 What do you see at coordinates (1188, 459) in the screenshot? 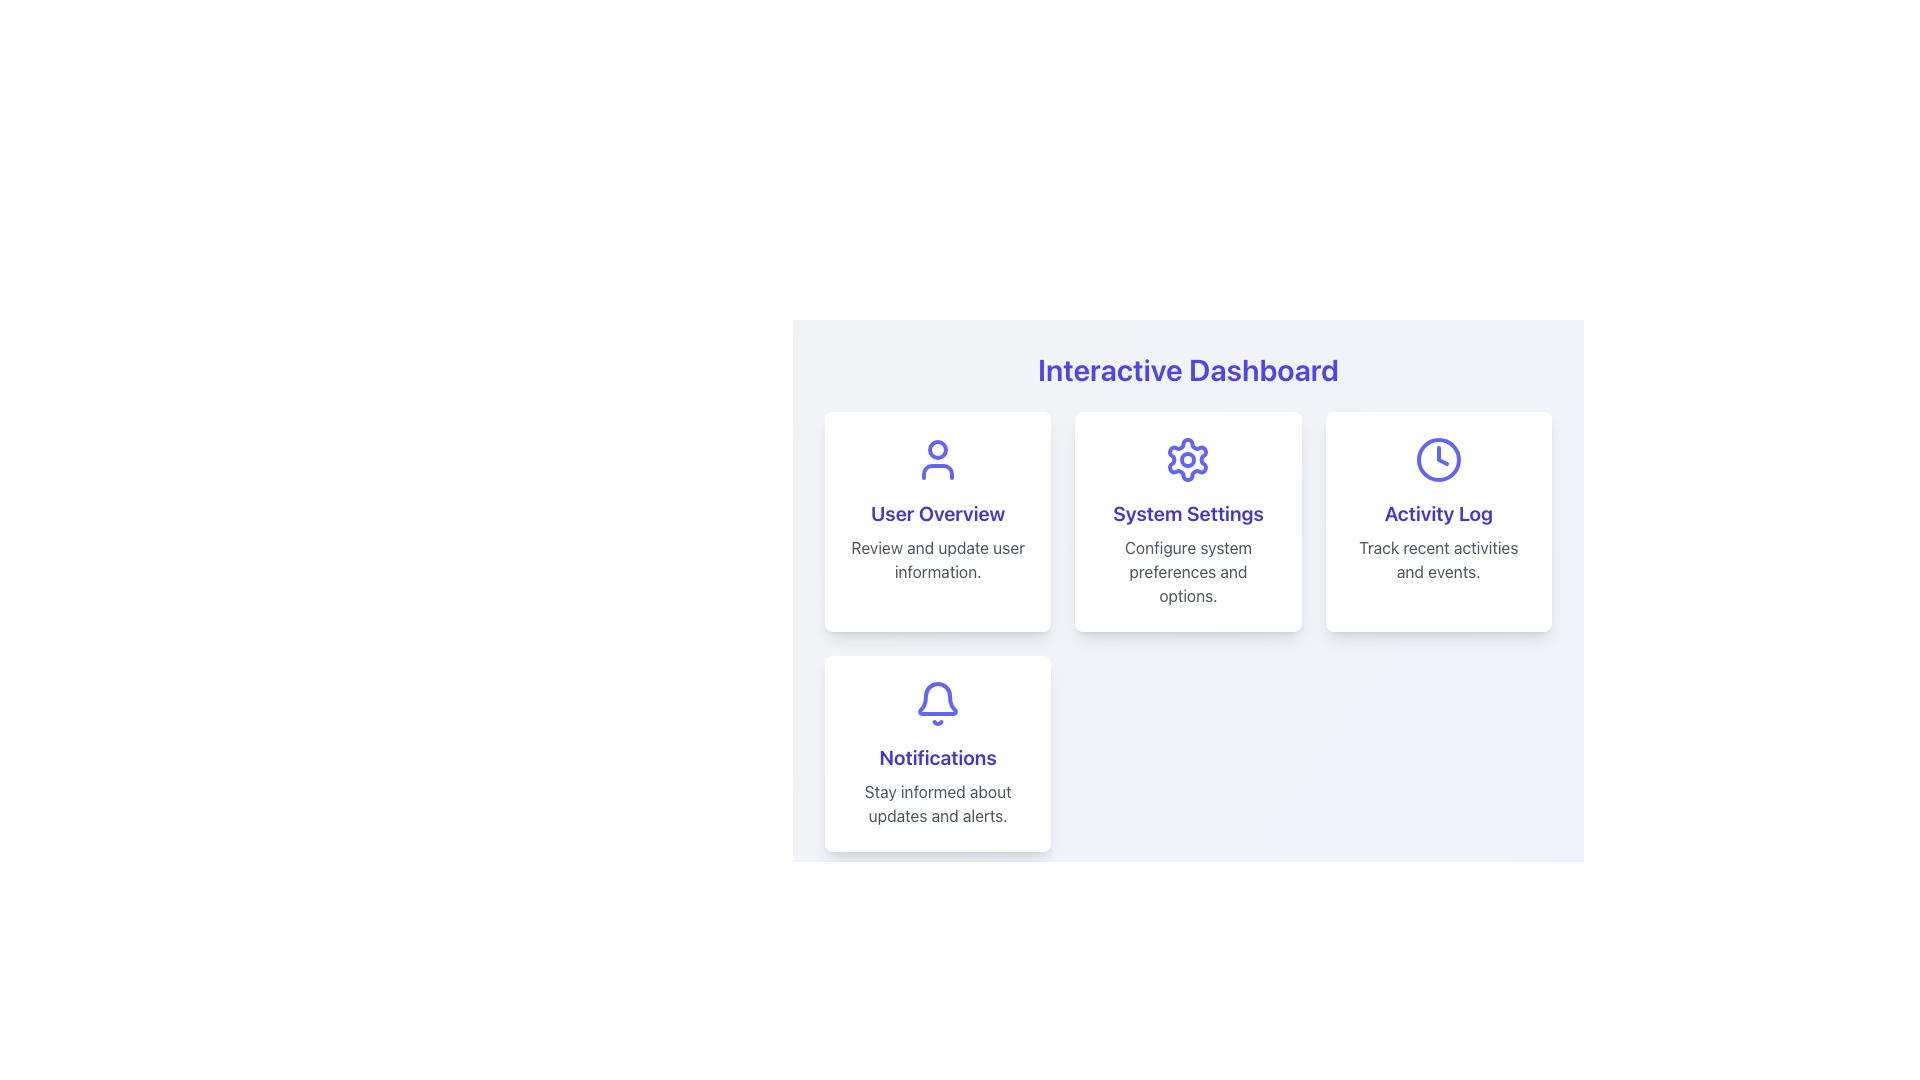
I see `the small circular shape located within the gear icon in the 'System Settings' section on the dashboard` at bounding box center [1188, 459].